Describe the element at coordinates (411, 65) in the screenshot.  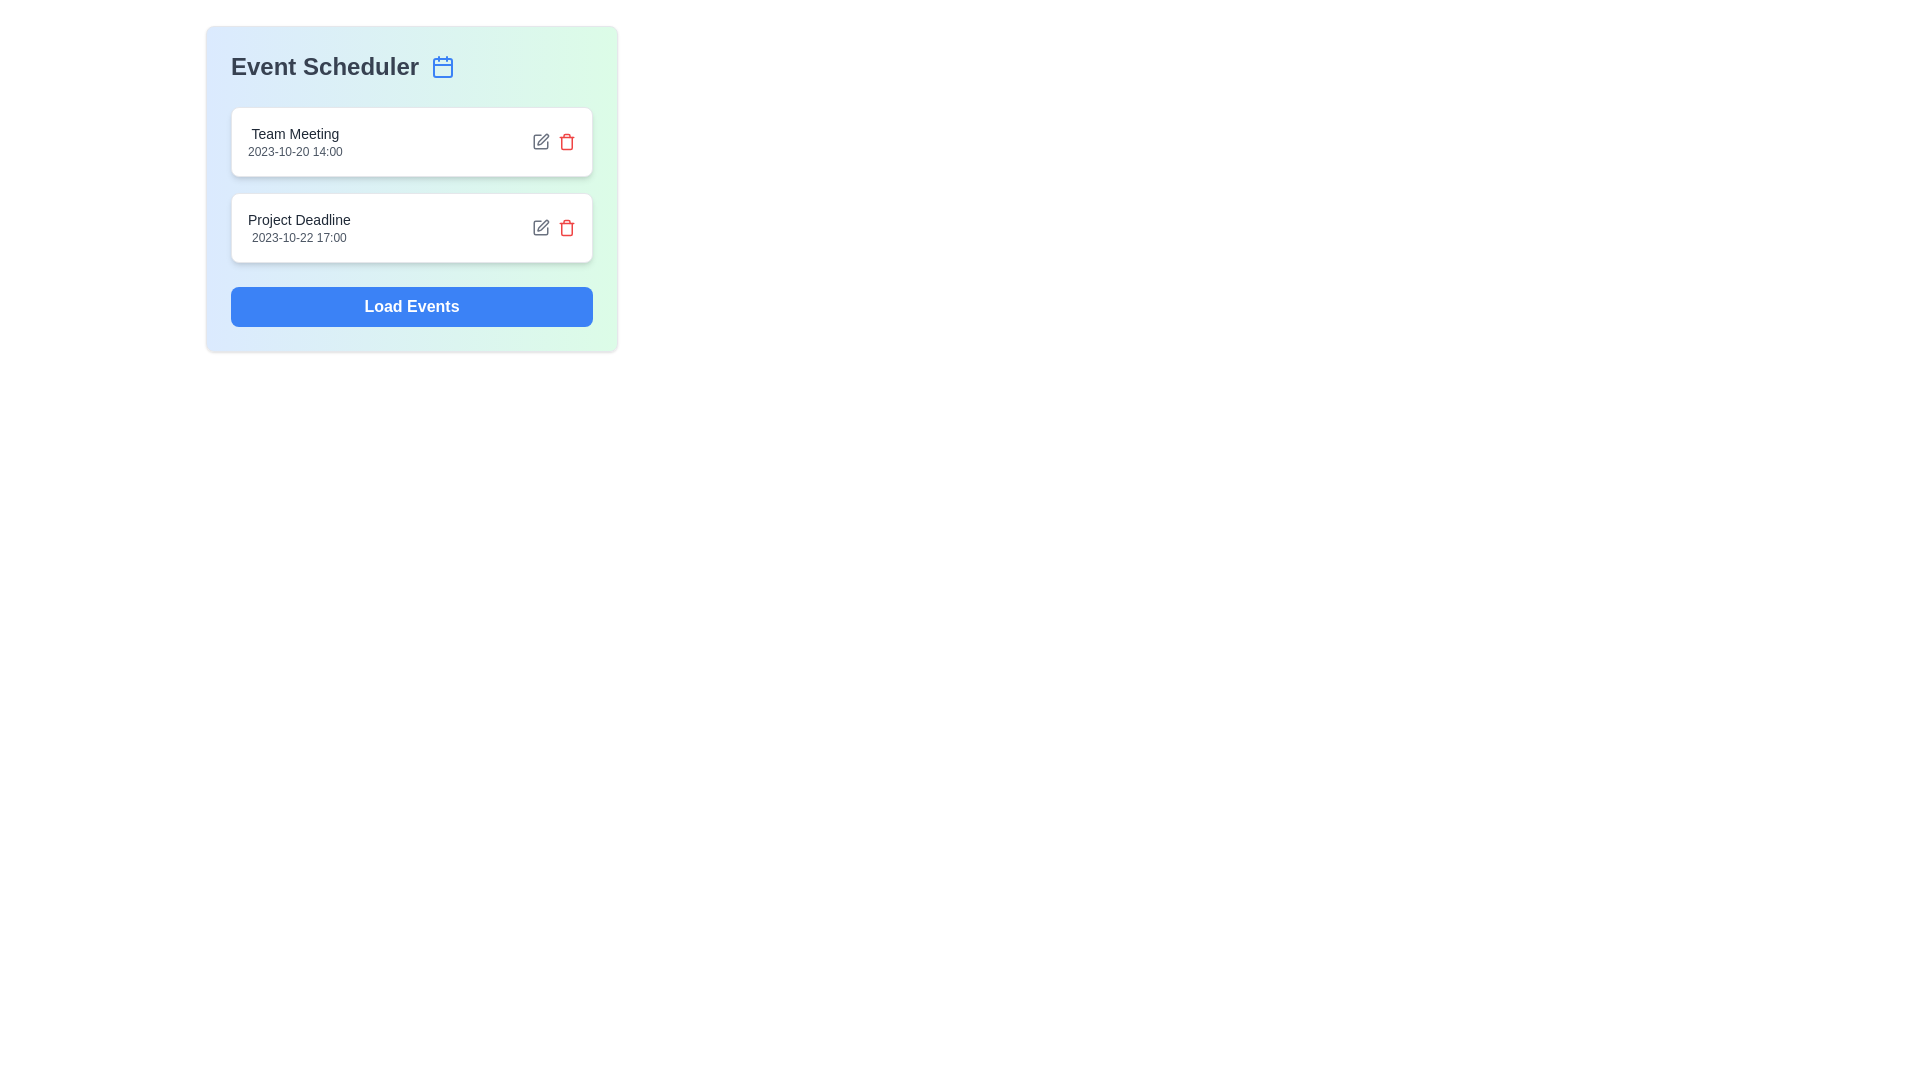
I see `'Event Scheduler' title text located at the top of the interface, which serves as a header for the section` at that location.